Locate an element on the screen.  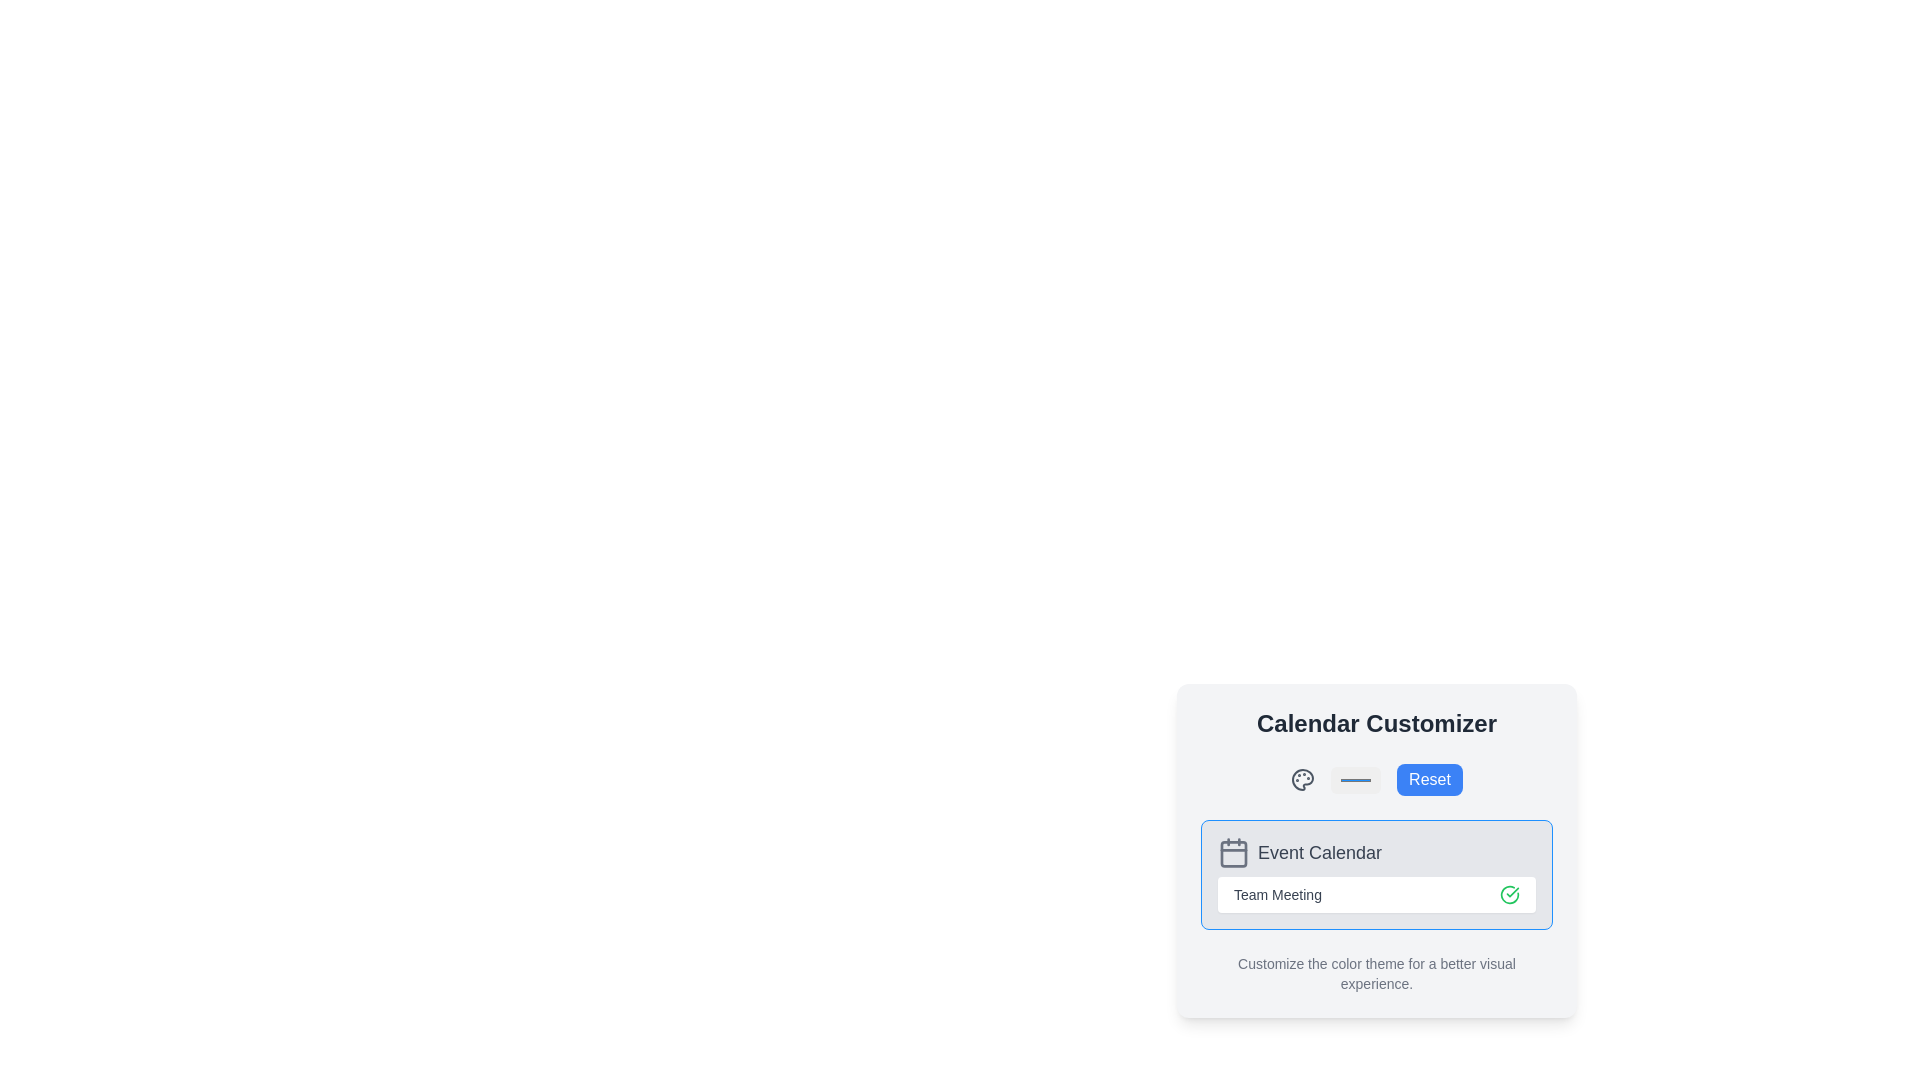
the calendar icon that is positioned to the left of the 'Event Calendar' label within the 'Calendar Customizer' section is located at coordinates (1232, 852).